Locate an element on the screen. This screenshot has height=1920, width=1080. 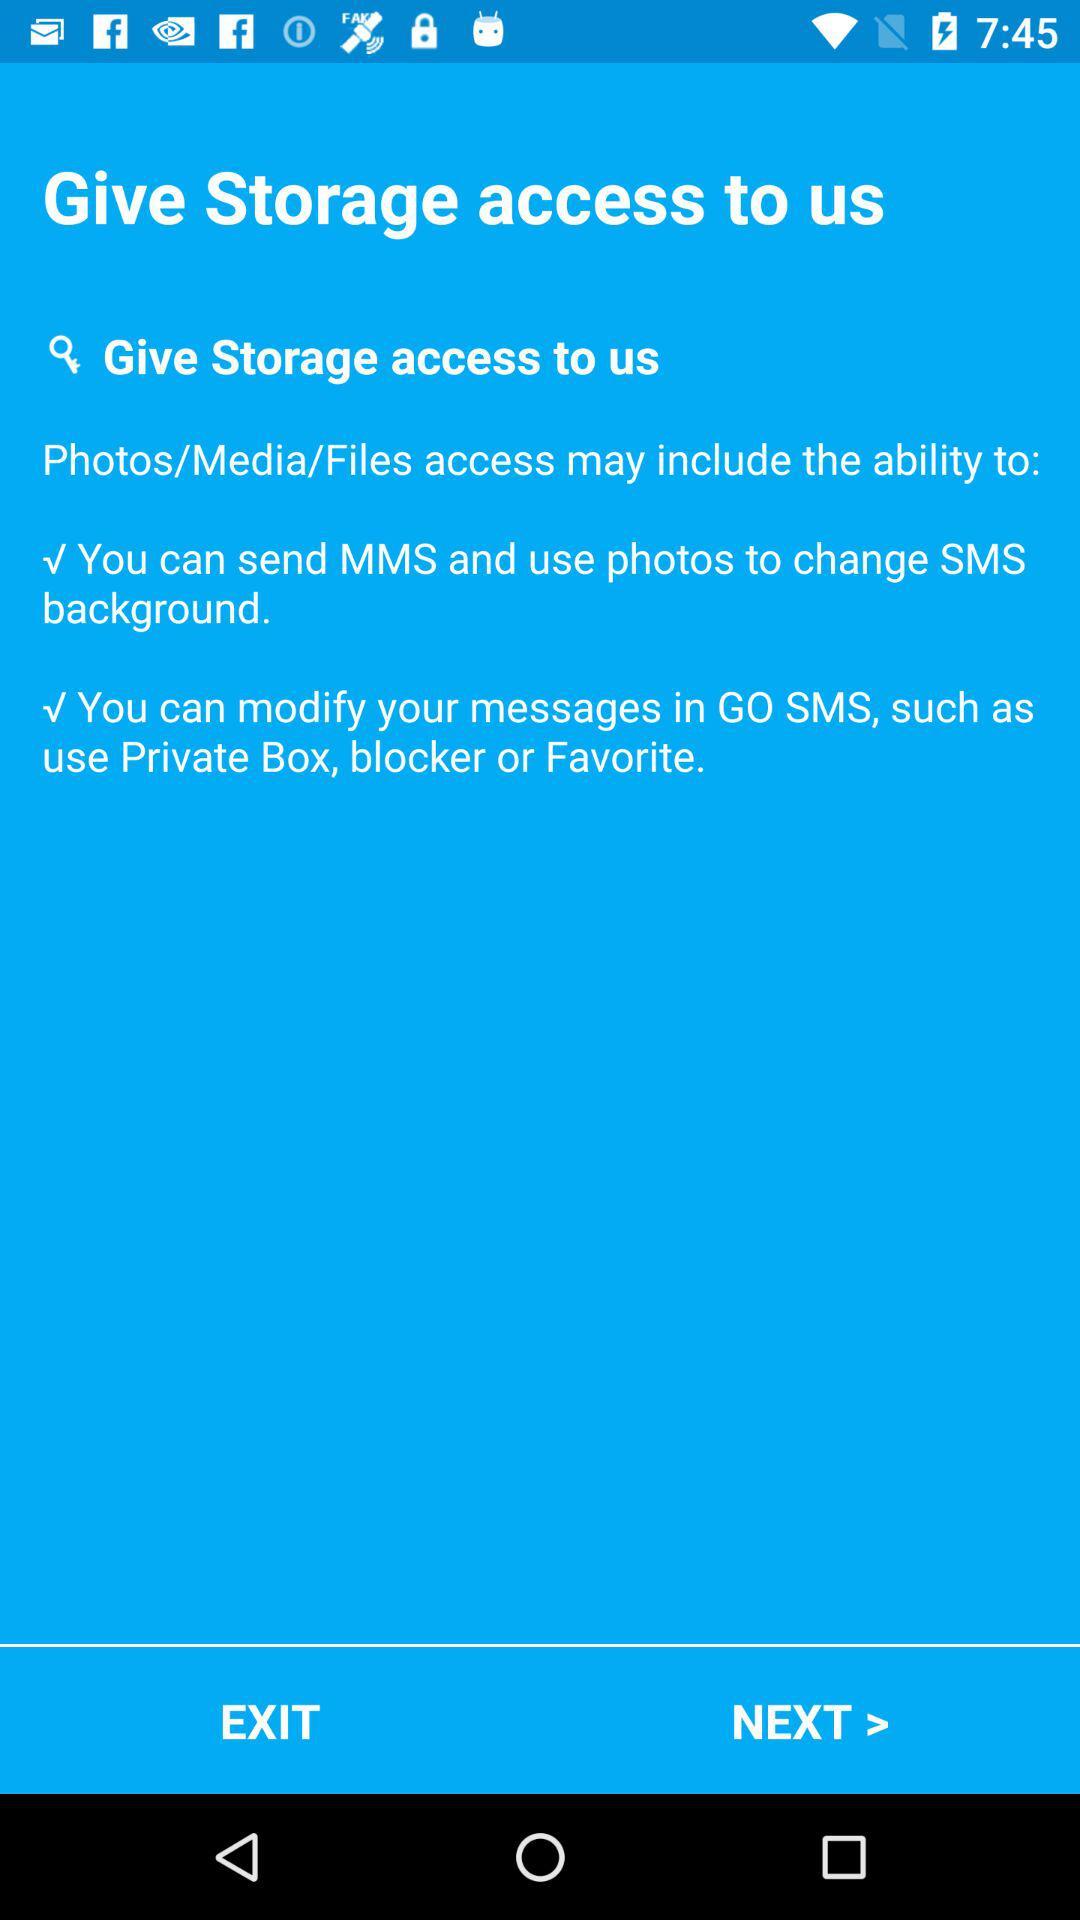
item next to the exit is located at coordinates (810, 1719).